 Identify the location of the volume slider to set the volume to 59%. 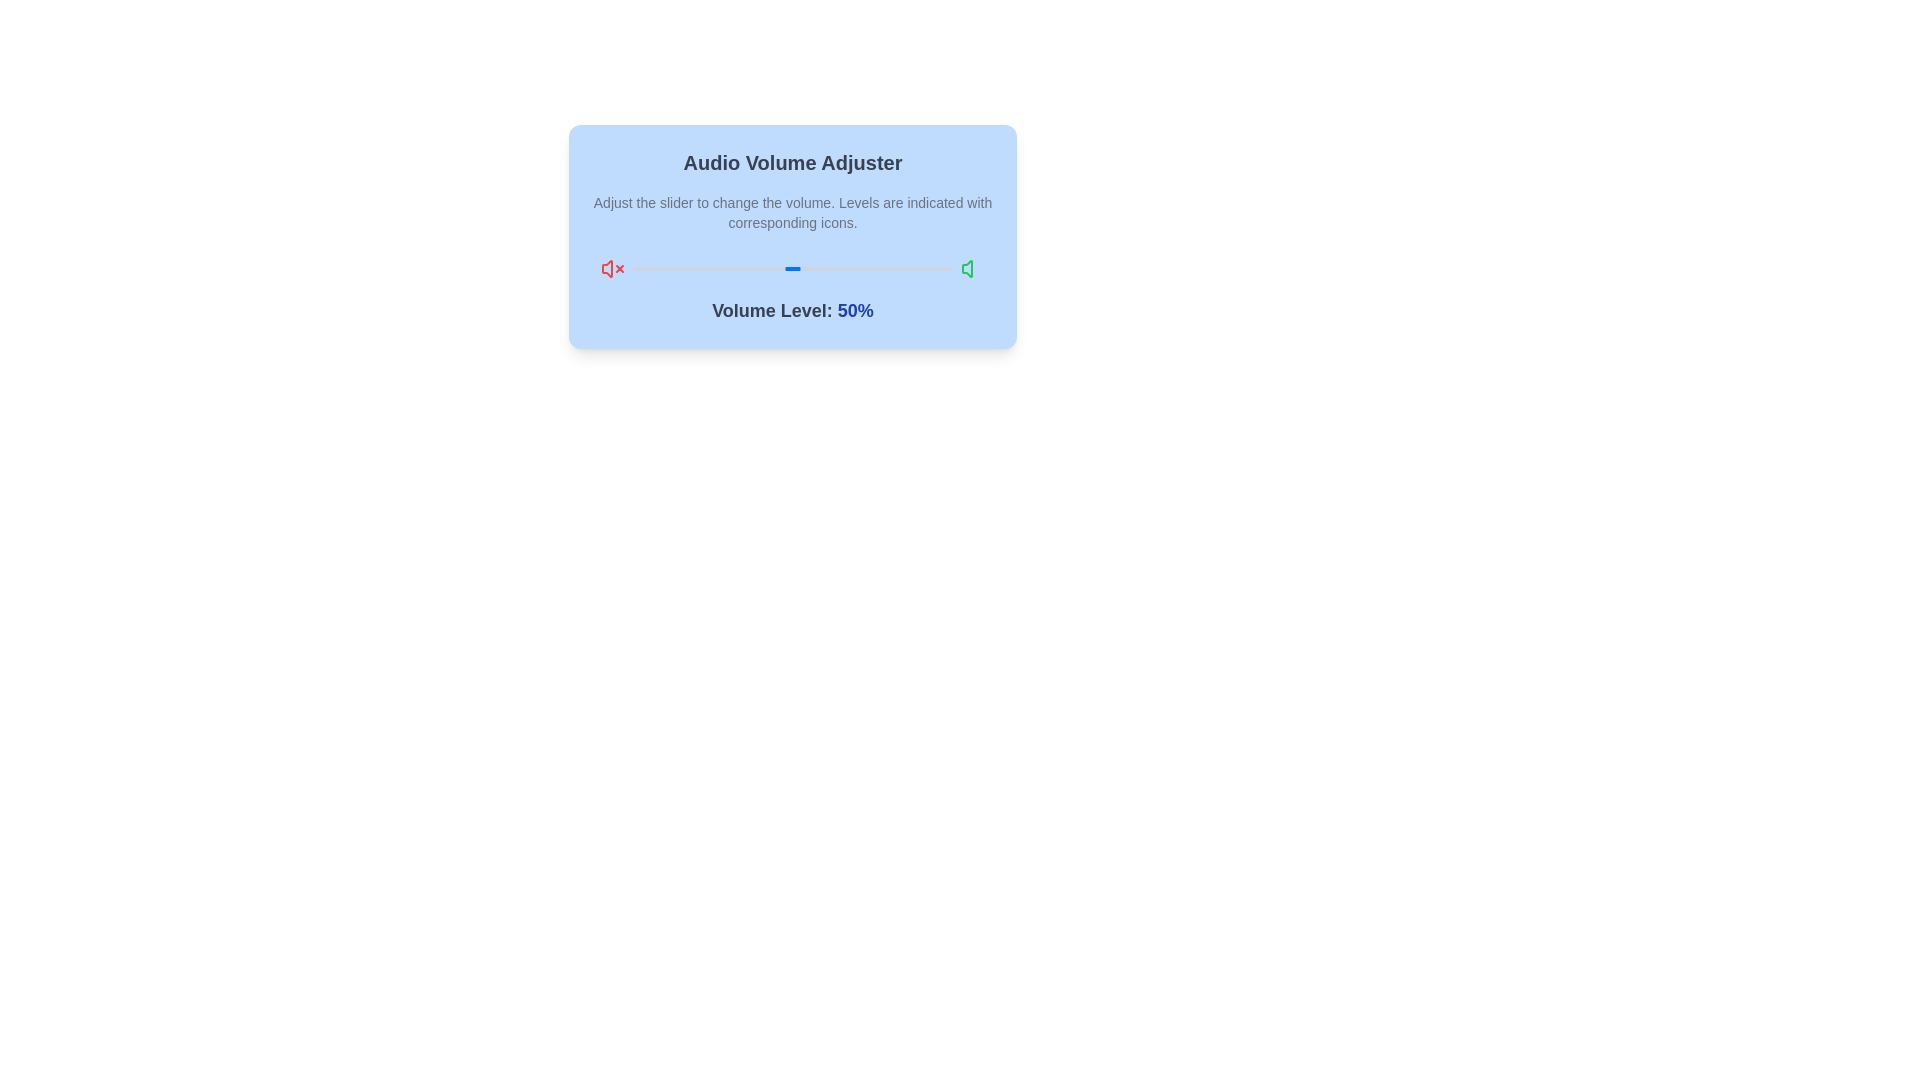
(821, 268).